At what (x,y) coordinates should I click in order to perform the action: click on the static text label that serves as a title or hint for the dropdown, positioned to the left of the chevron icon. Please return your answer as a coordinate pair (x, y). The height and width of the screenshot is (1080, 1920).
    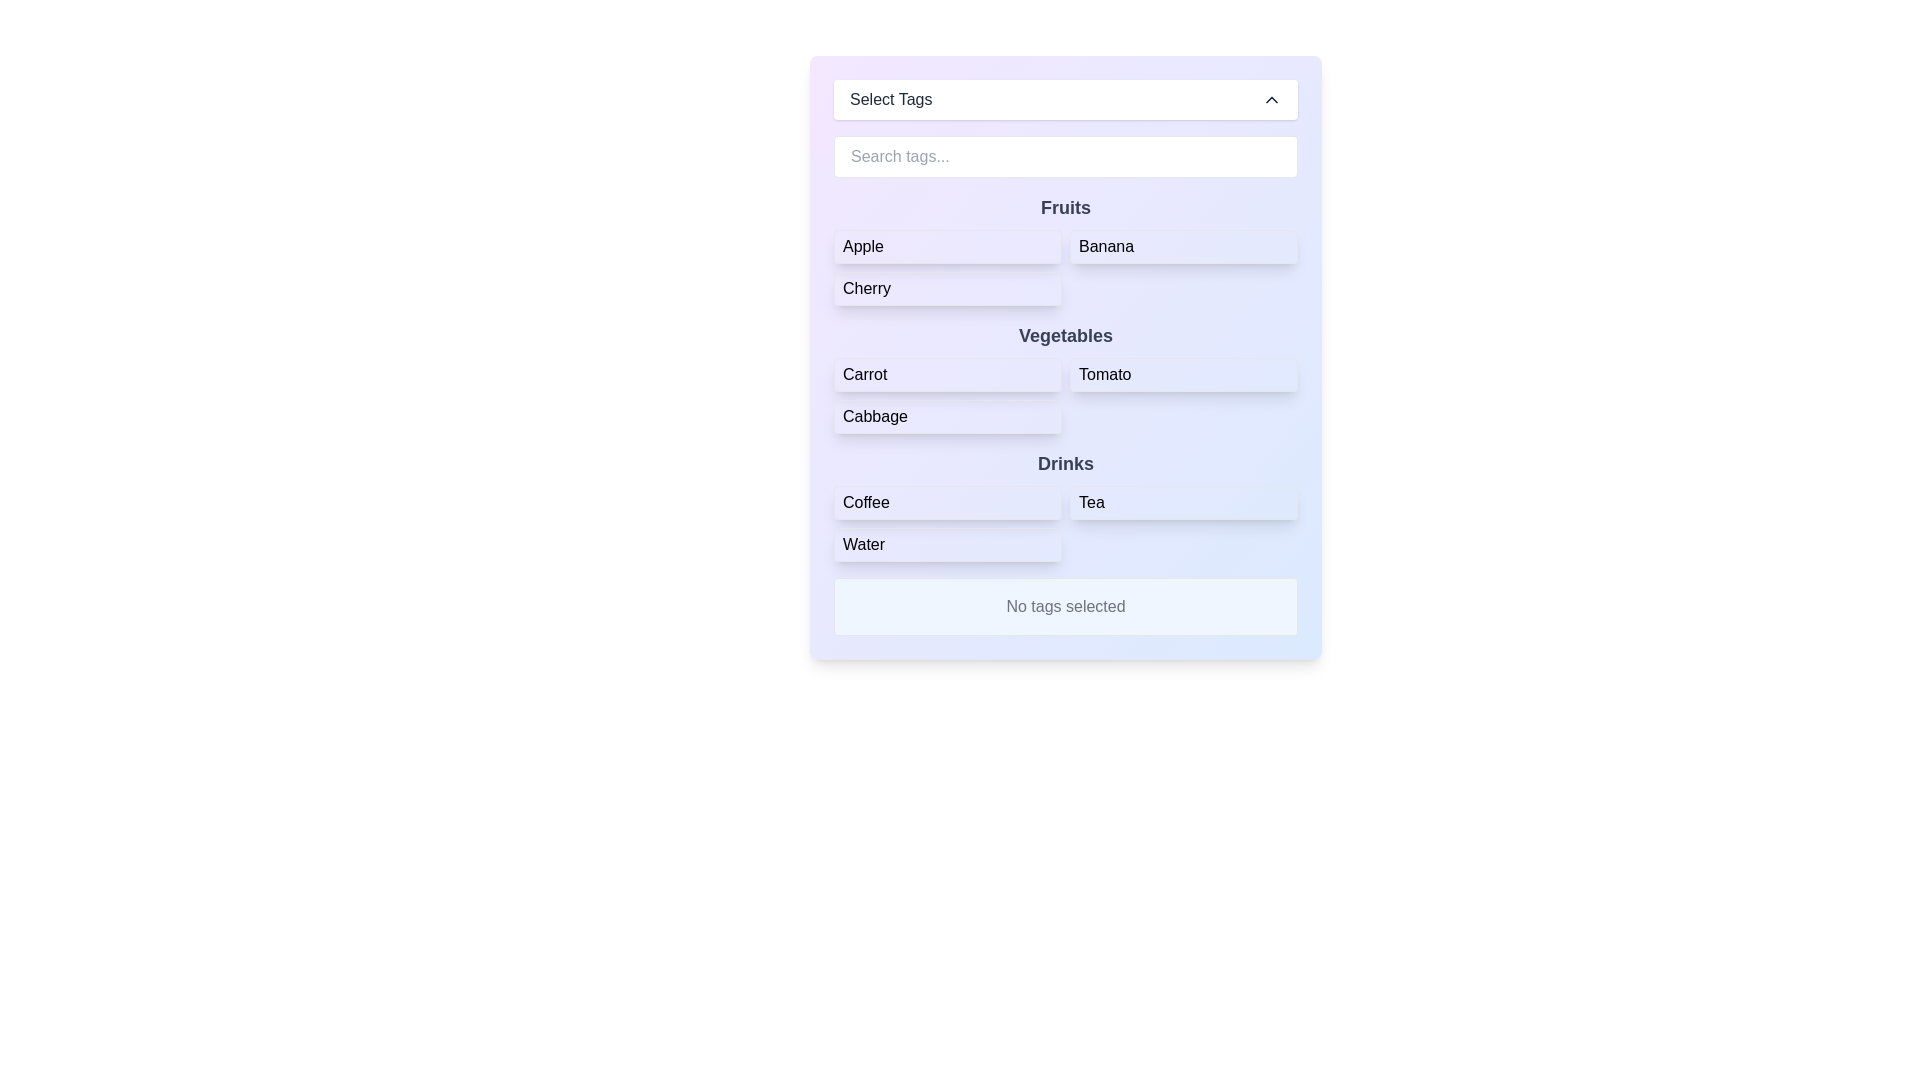
    Looking at the image, I should click on (890, 100).